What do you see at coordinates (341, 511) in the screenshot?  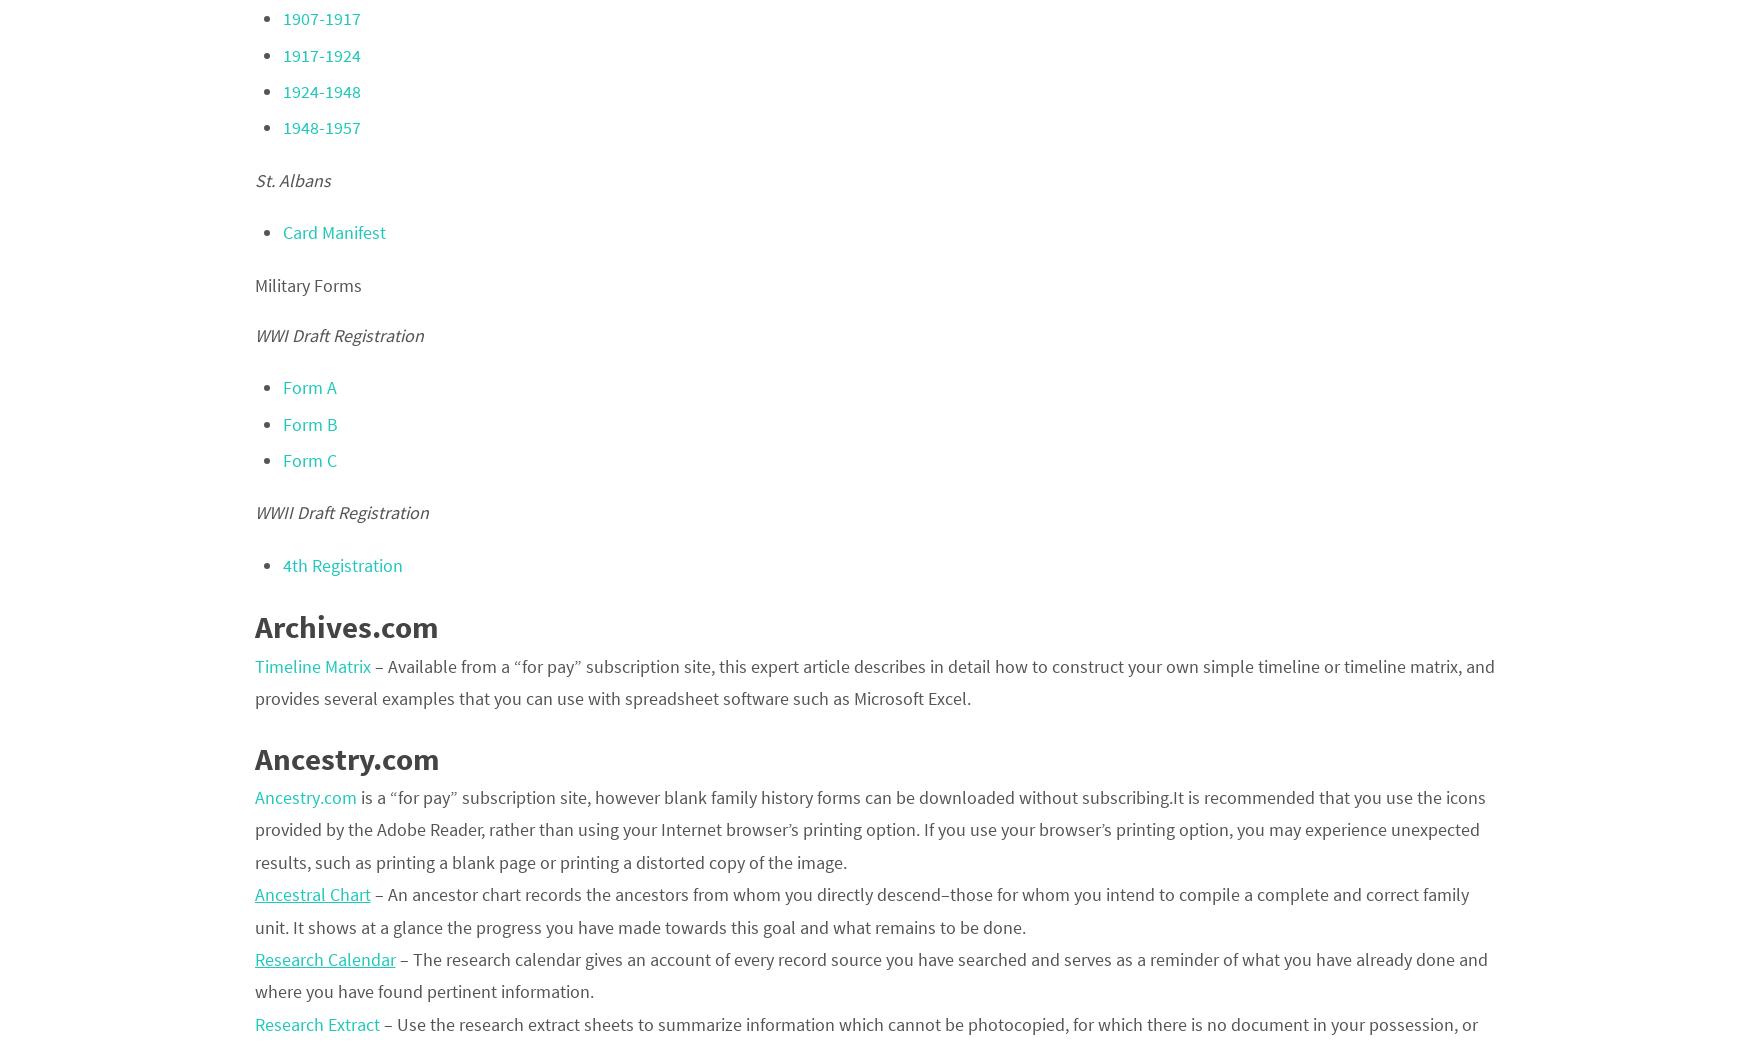 I see `'WWII Draft Registration'` at bounding box center [341, 511].